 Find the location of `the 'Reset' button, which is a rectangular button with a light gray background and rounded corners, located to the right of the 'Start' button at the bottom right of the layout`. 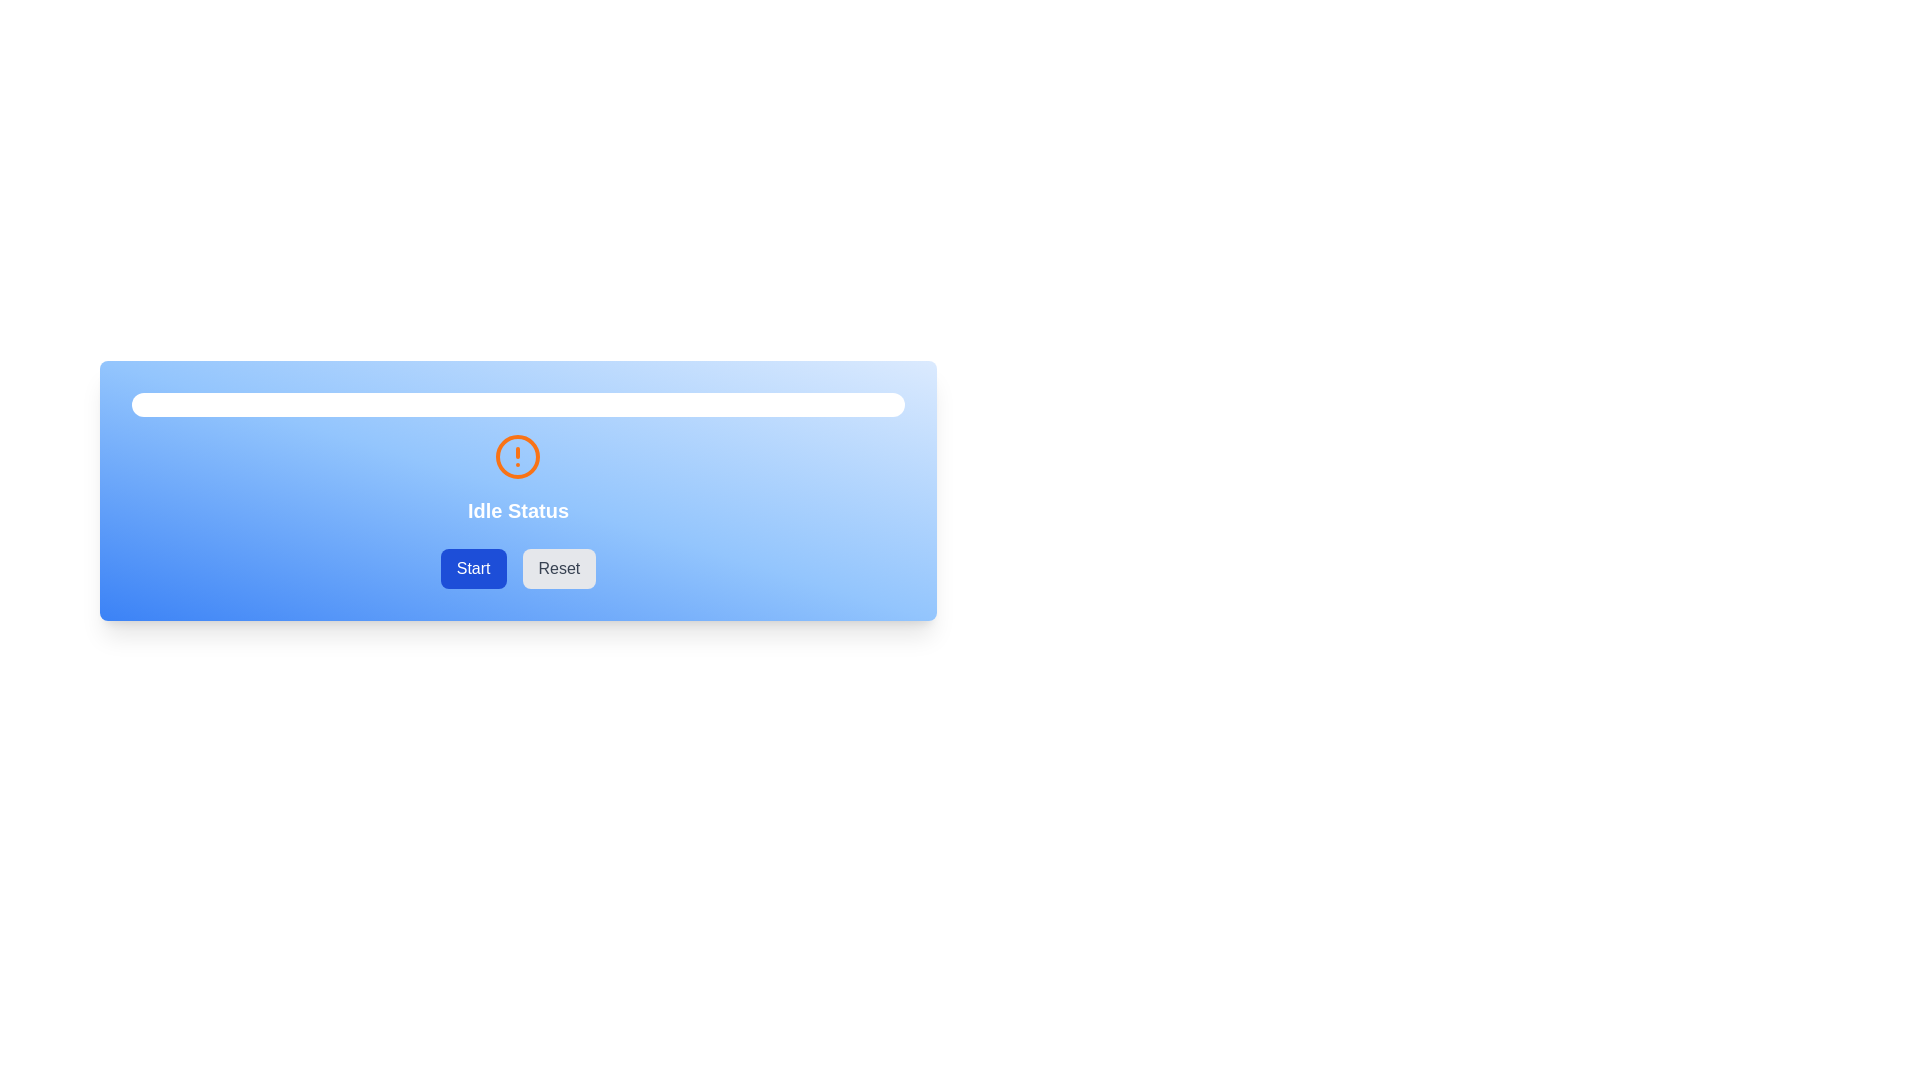

the 'Reset' button, which is a rectangular button with a light gray background and rounded corners, located to the right of the 'Start' button at the bottom right of the layout is located at coordinates (559, 569).